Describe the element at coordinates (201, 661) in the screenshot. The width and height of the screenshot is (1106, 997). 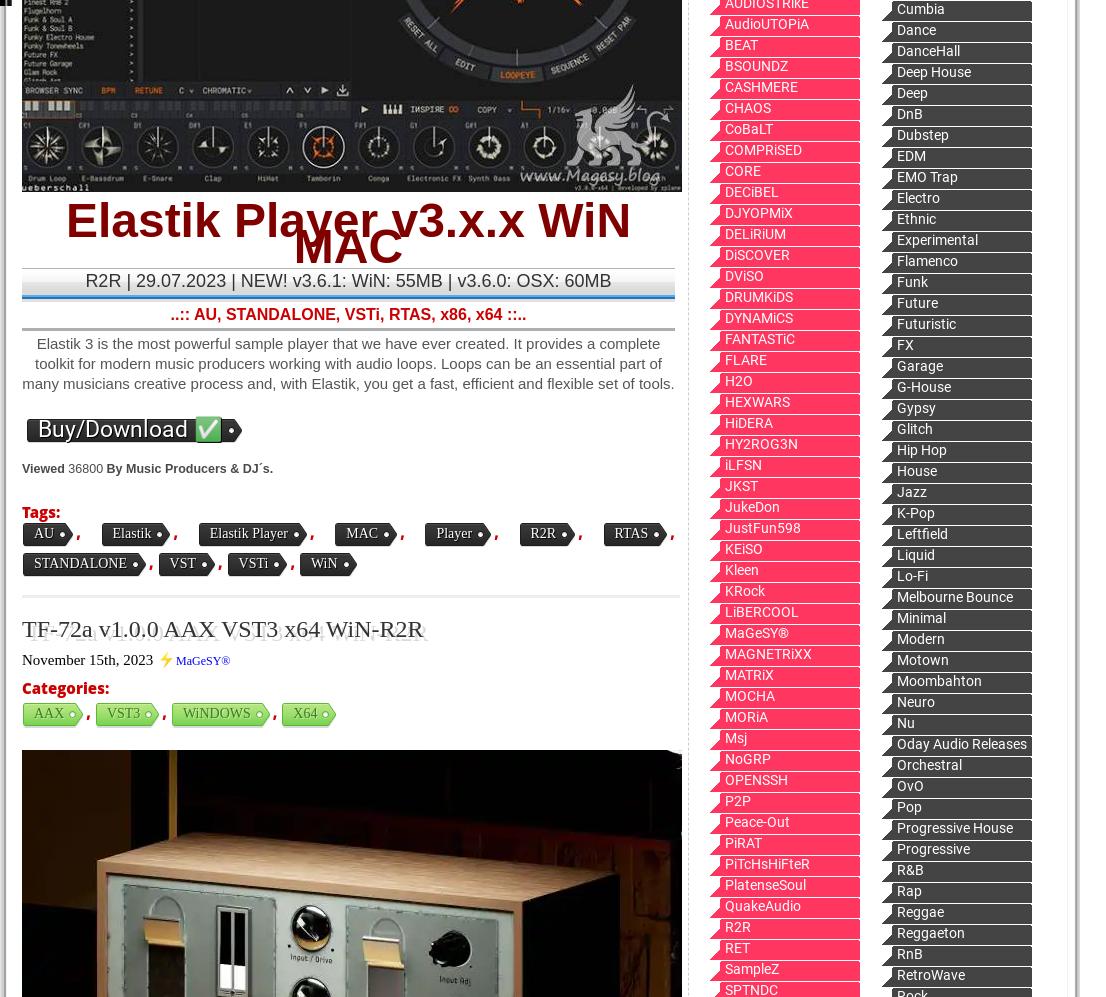
I see `'MaGeSY®'` at that location.